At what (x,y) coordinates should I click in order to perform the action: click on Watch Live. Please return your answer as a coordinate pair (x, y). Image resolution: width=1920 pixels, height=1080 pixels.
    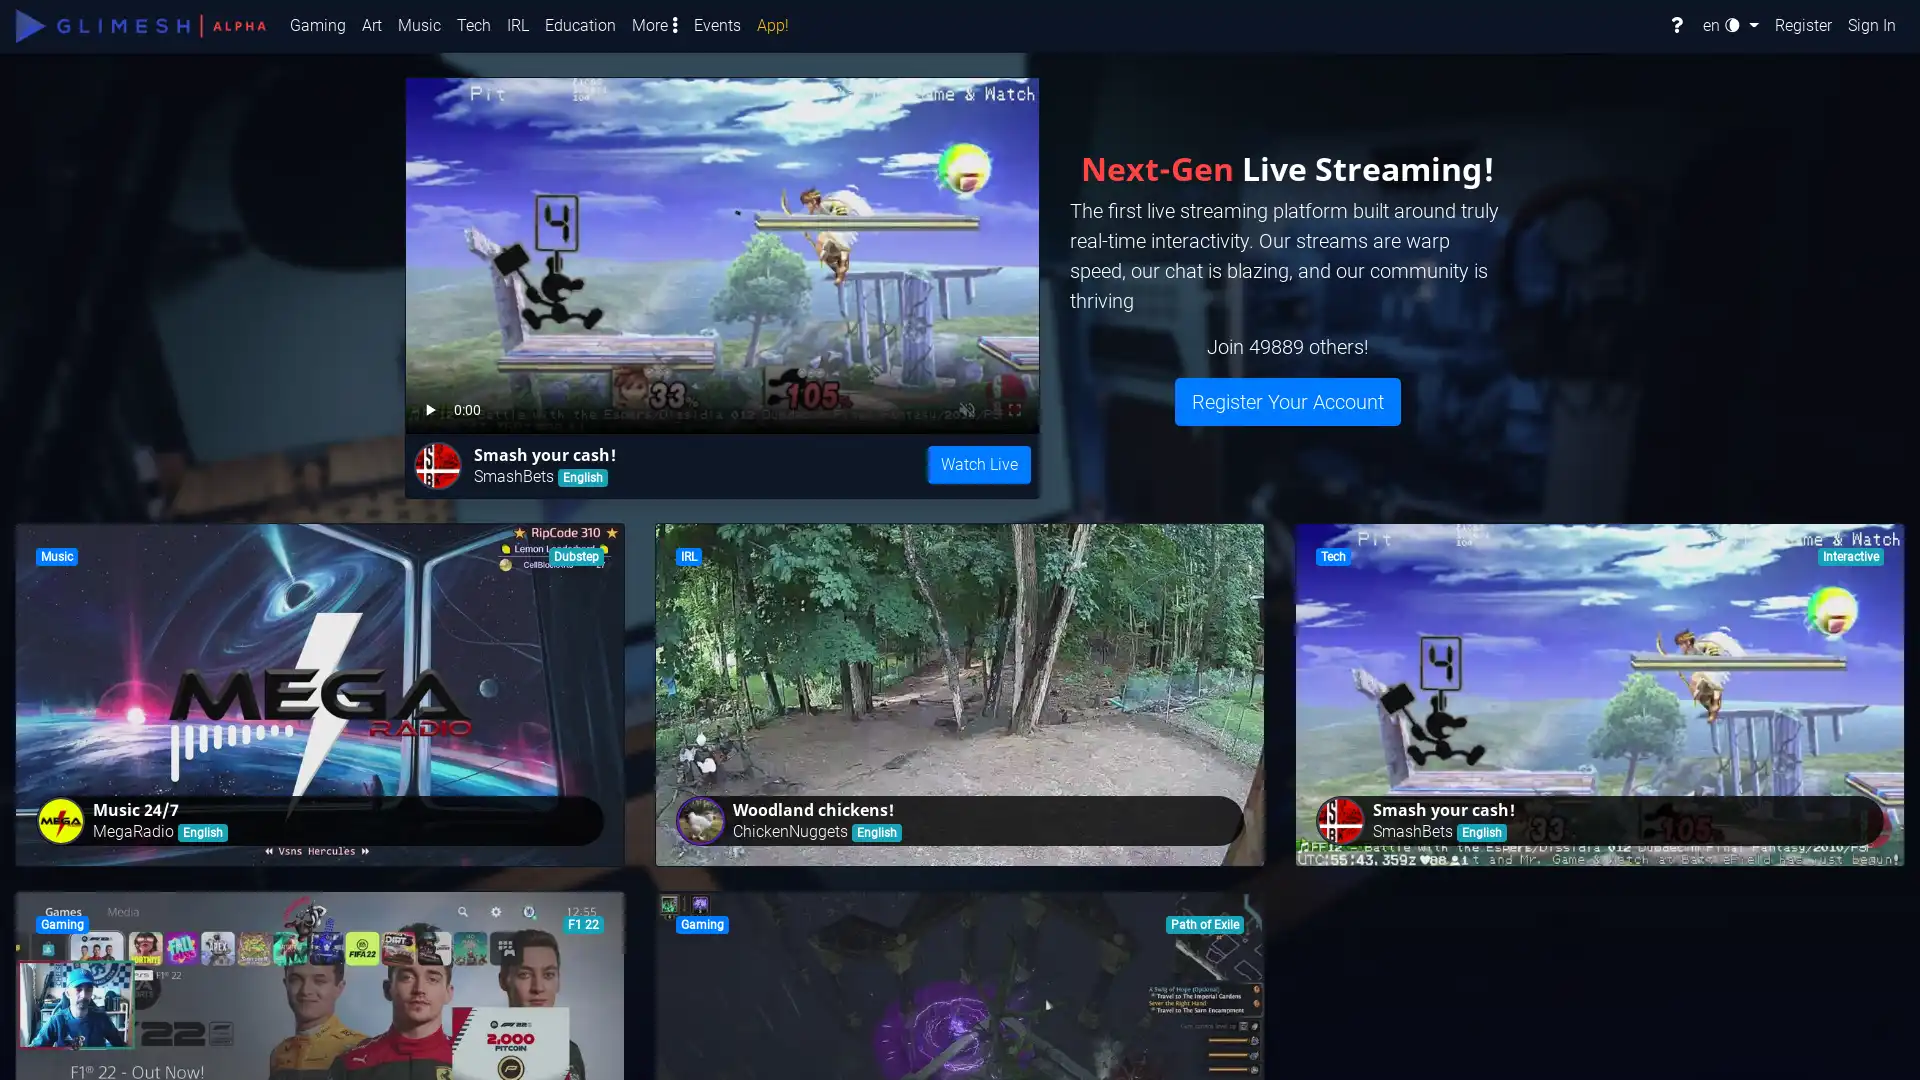
    Looking at the image, I should click on (979, 465).